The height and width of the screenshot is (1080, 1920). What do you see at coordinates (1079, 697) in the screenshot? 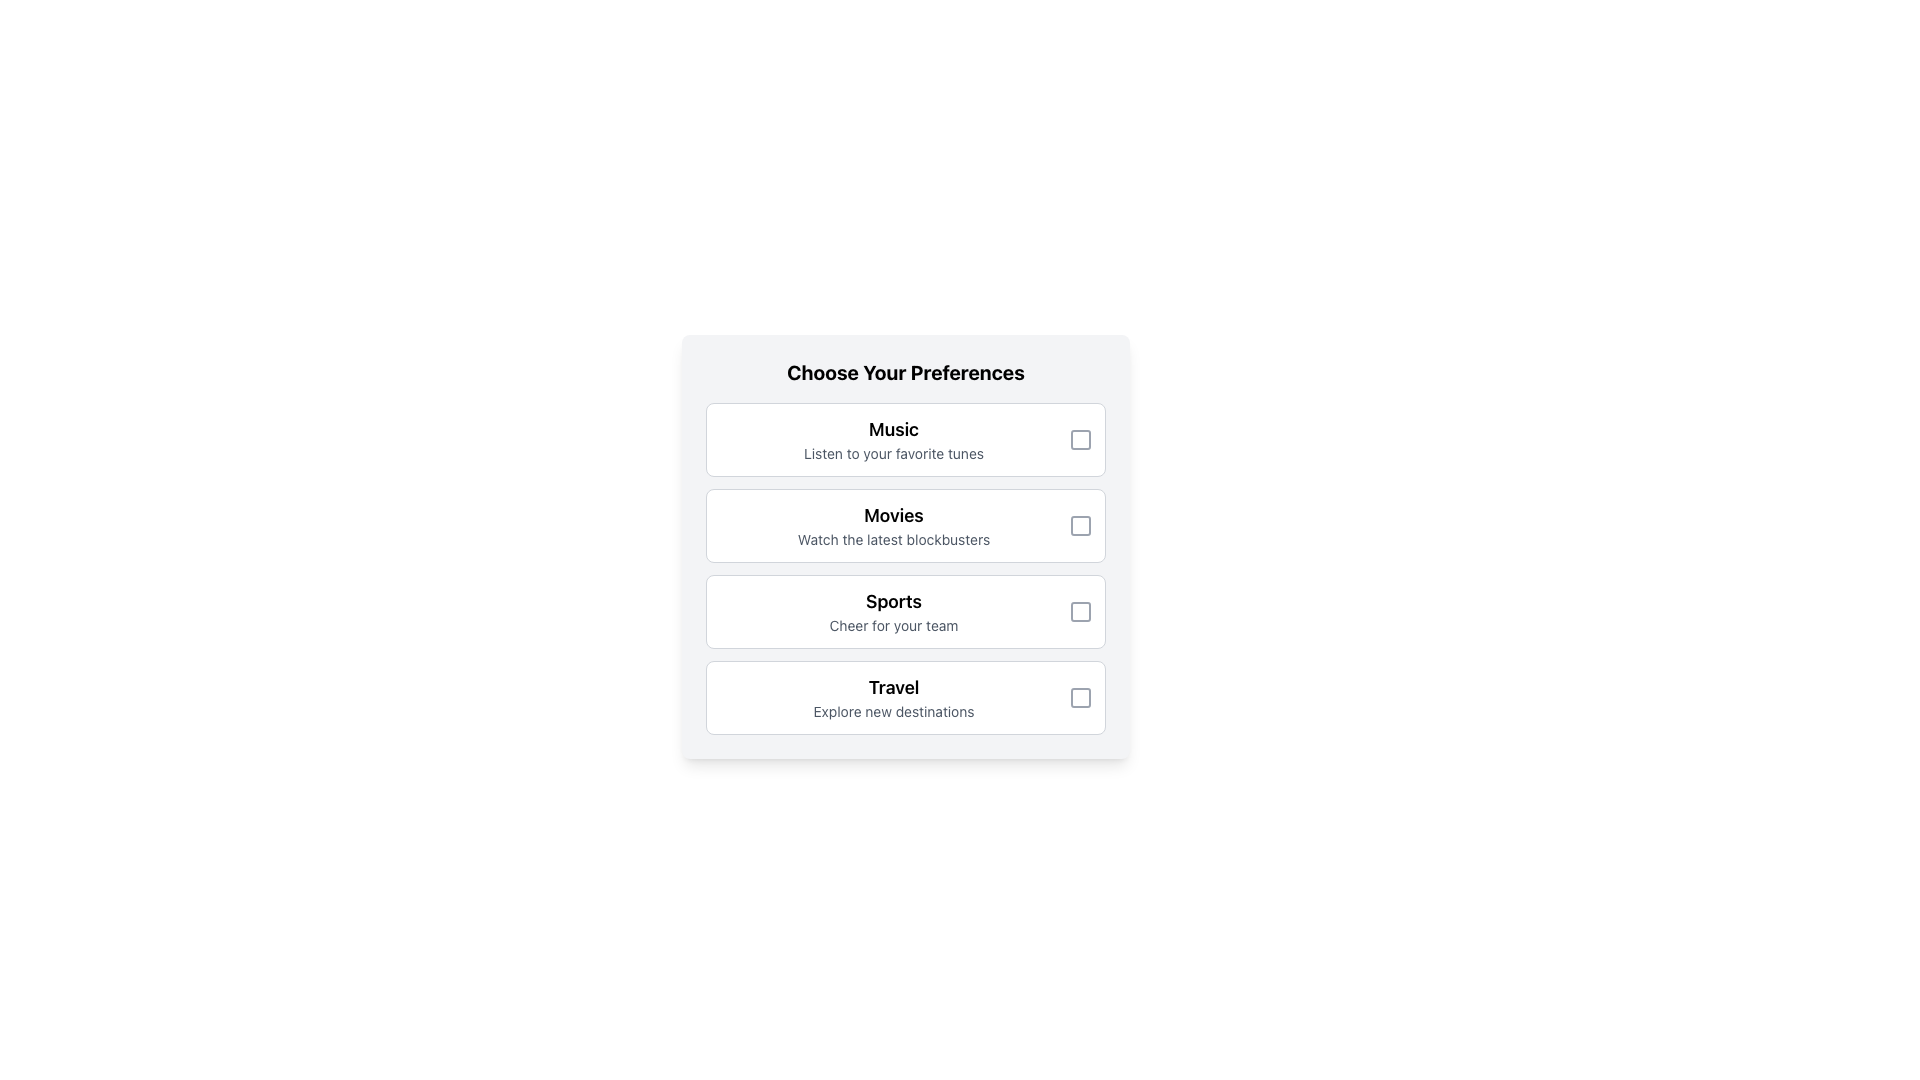
I see `the checkbox for the 'Travel' preference option located to the right of the text 'Explore new destinations'` at bounding box center [1079, 697].